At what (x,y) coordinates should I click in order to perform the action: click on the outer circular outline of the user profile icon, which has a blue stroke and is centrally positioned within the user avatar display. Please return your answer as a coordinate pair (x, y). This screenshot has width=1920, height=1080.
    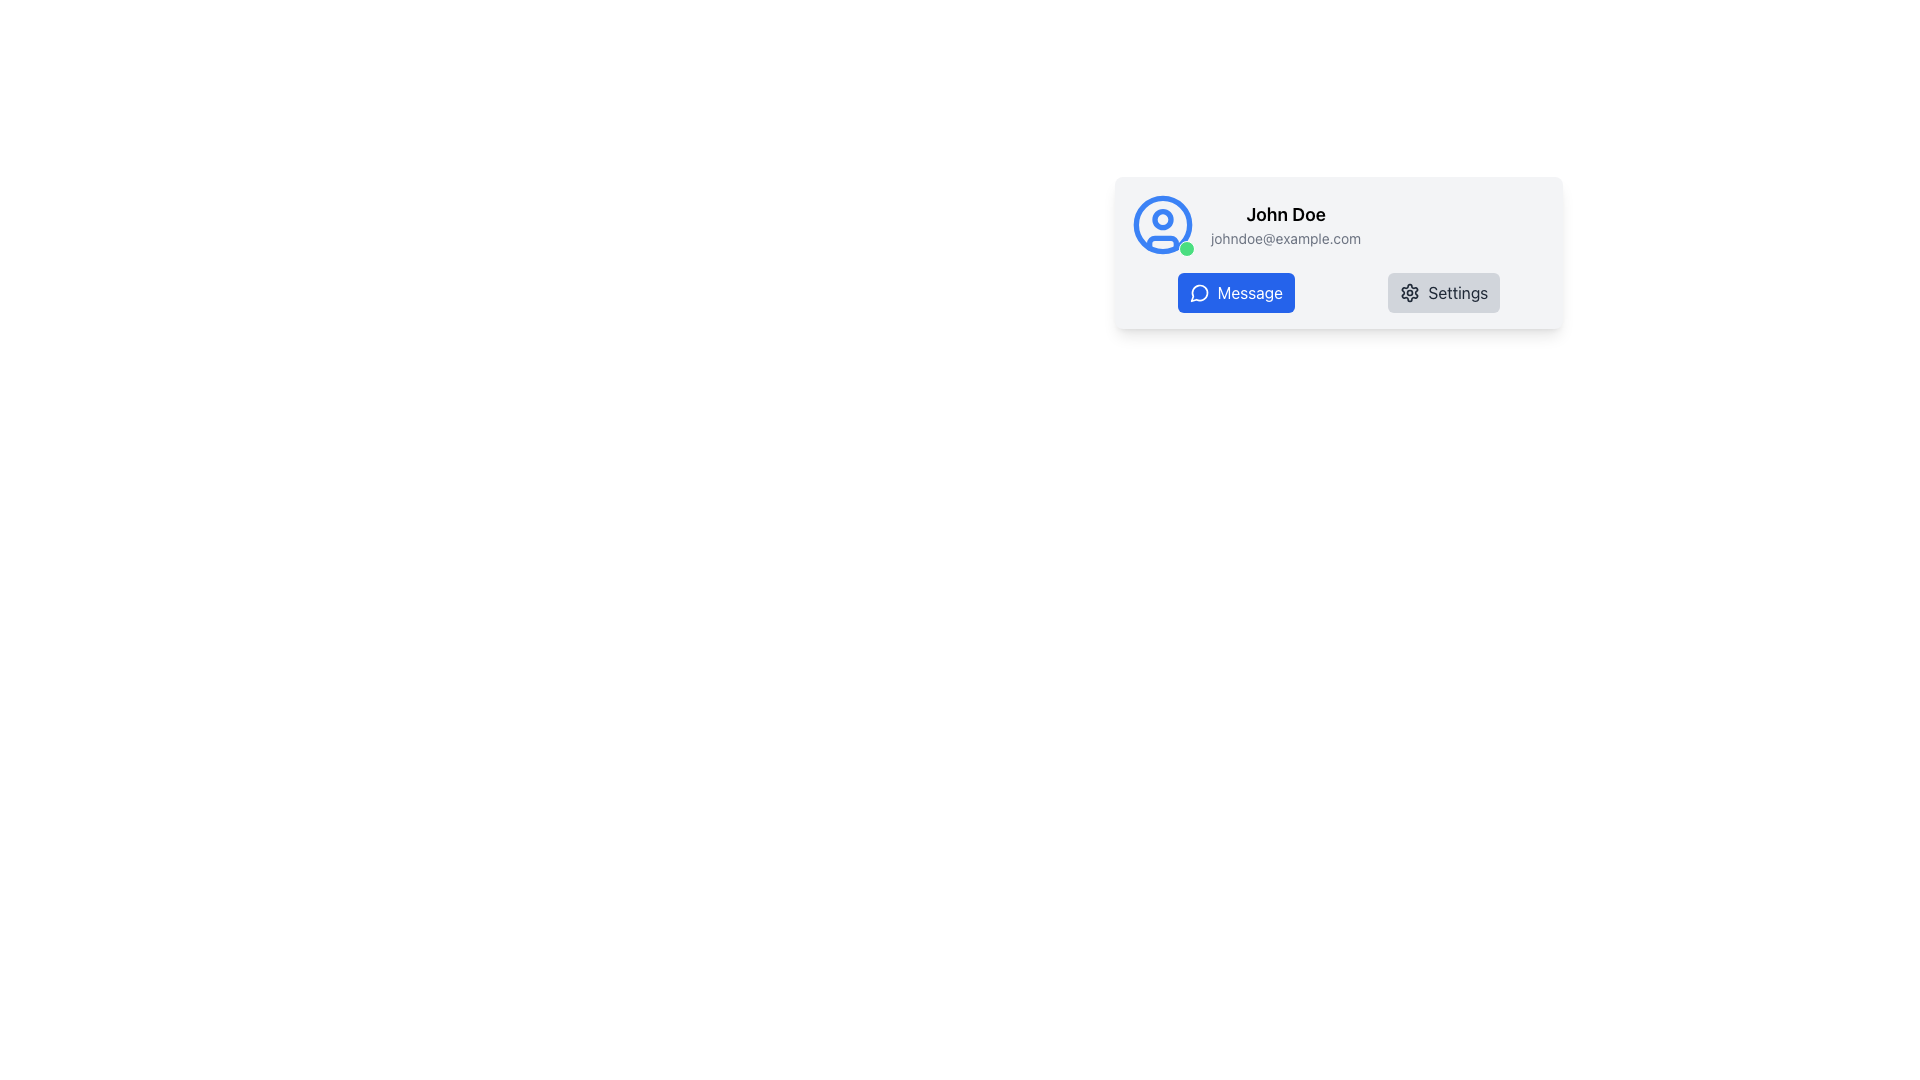
    Looking at the image, I should click on (1162, 224).